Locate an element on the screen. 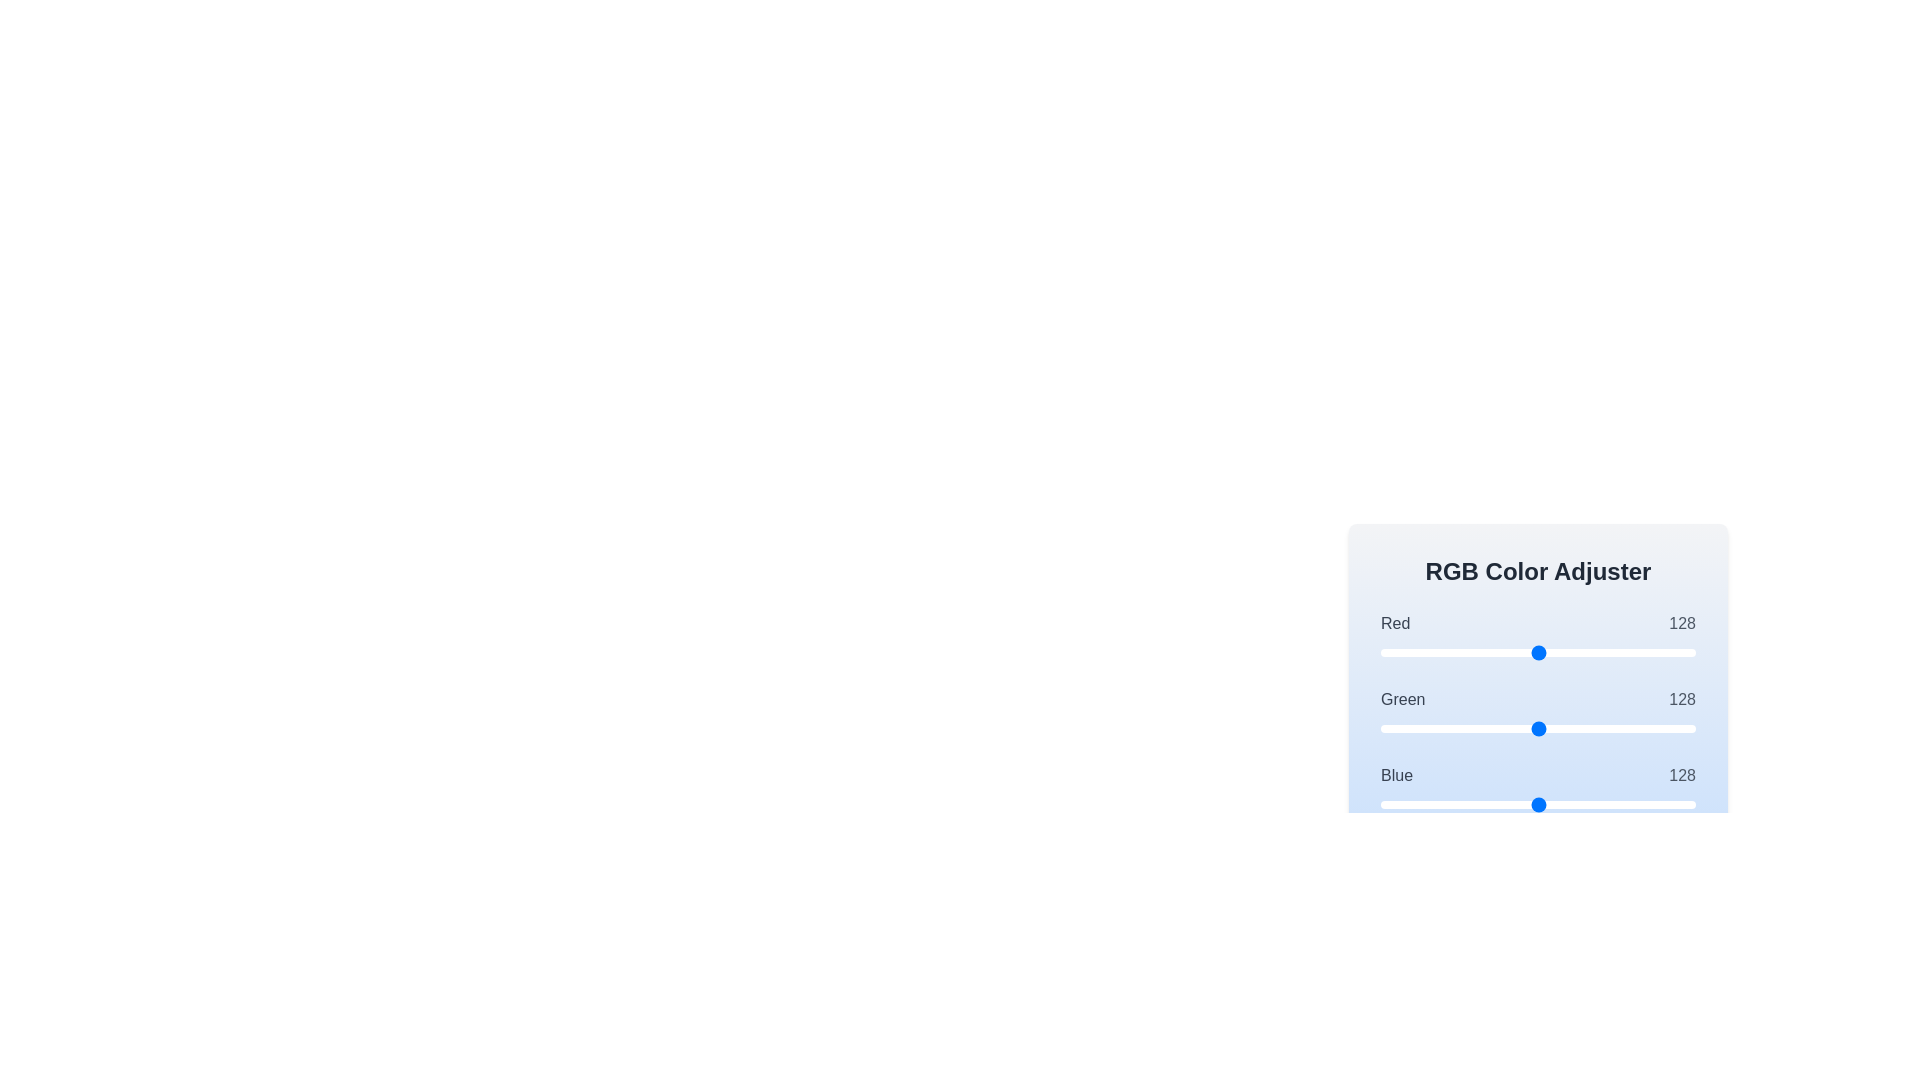 The width and height of the screenshot is (1920, 1080). the 1 slider to set its value to 184 is located at coordinates (1608, 729).